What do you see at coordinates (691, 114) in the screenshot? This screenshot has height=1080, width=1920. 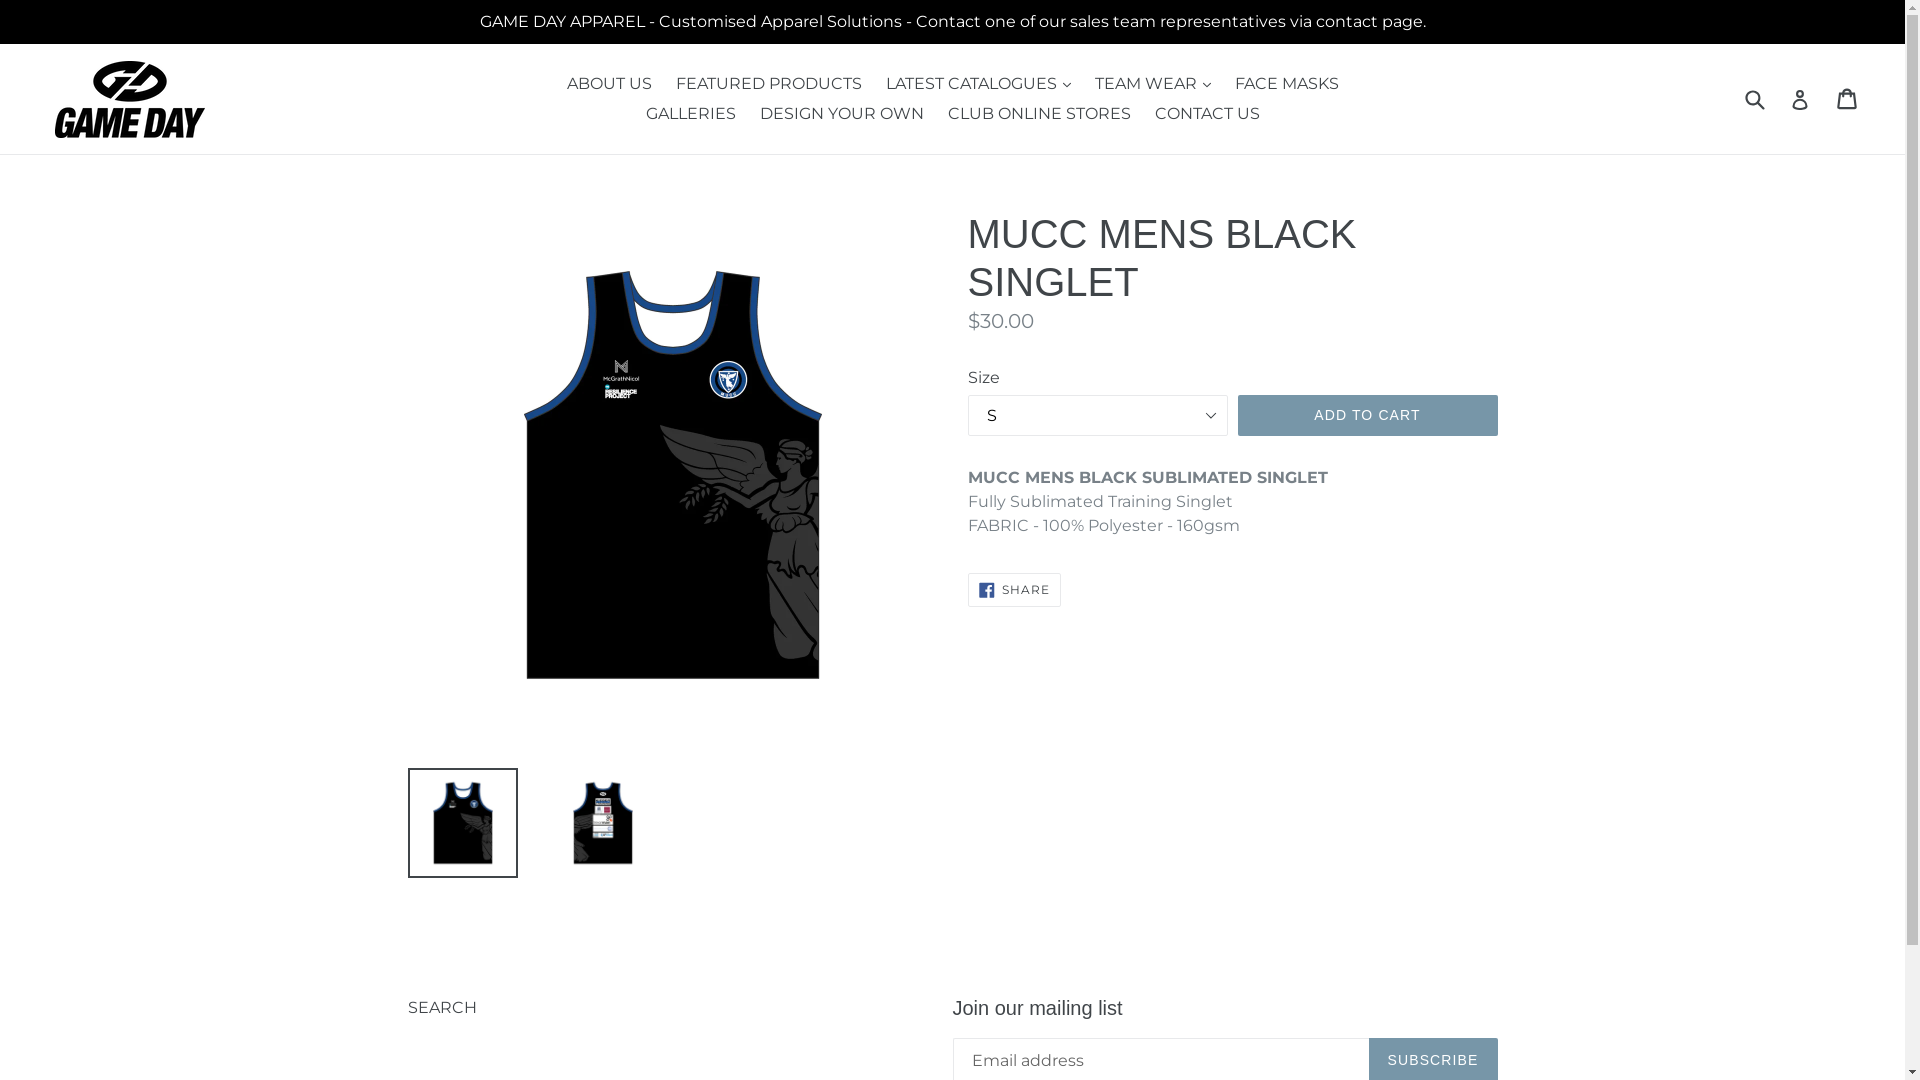 I see `'GALLERIES'` at bounding box center [691, 114].